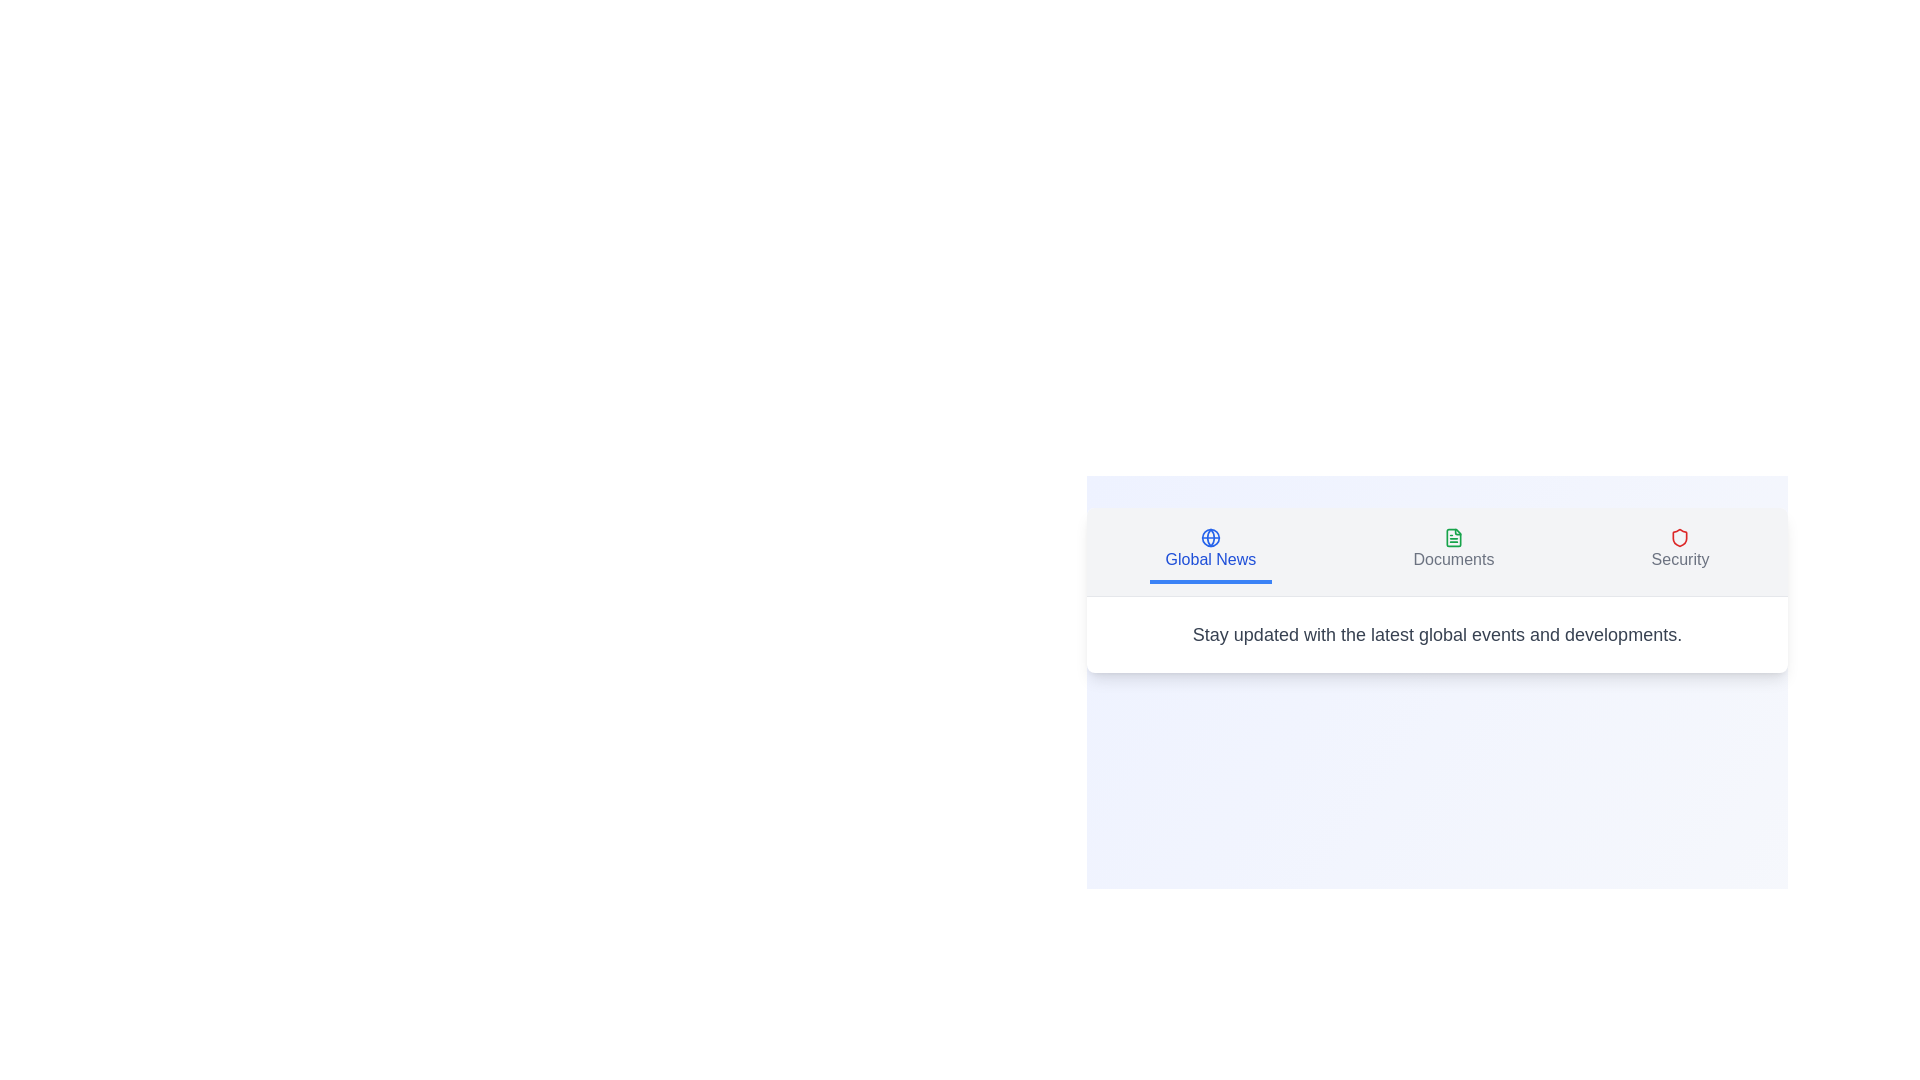 This screenshot has height=1080, width=1920. What do you see at coordinates (1453, 551) in the screenshot?
I see `the Documents tab to view its content` at bounding box center [1453, 551].